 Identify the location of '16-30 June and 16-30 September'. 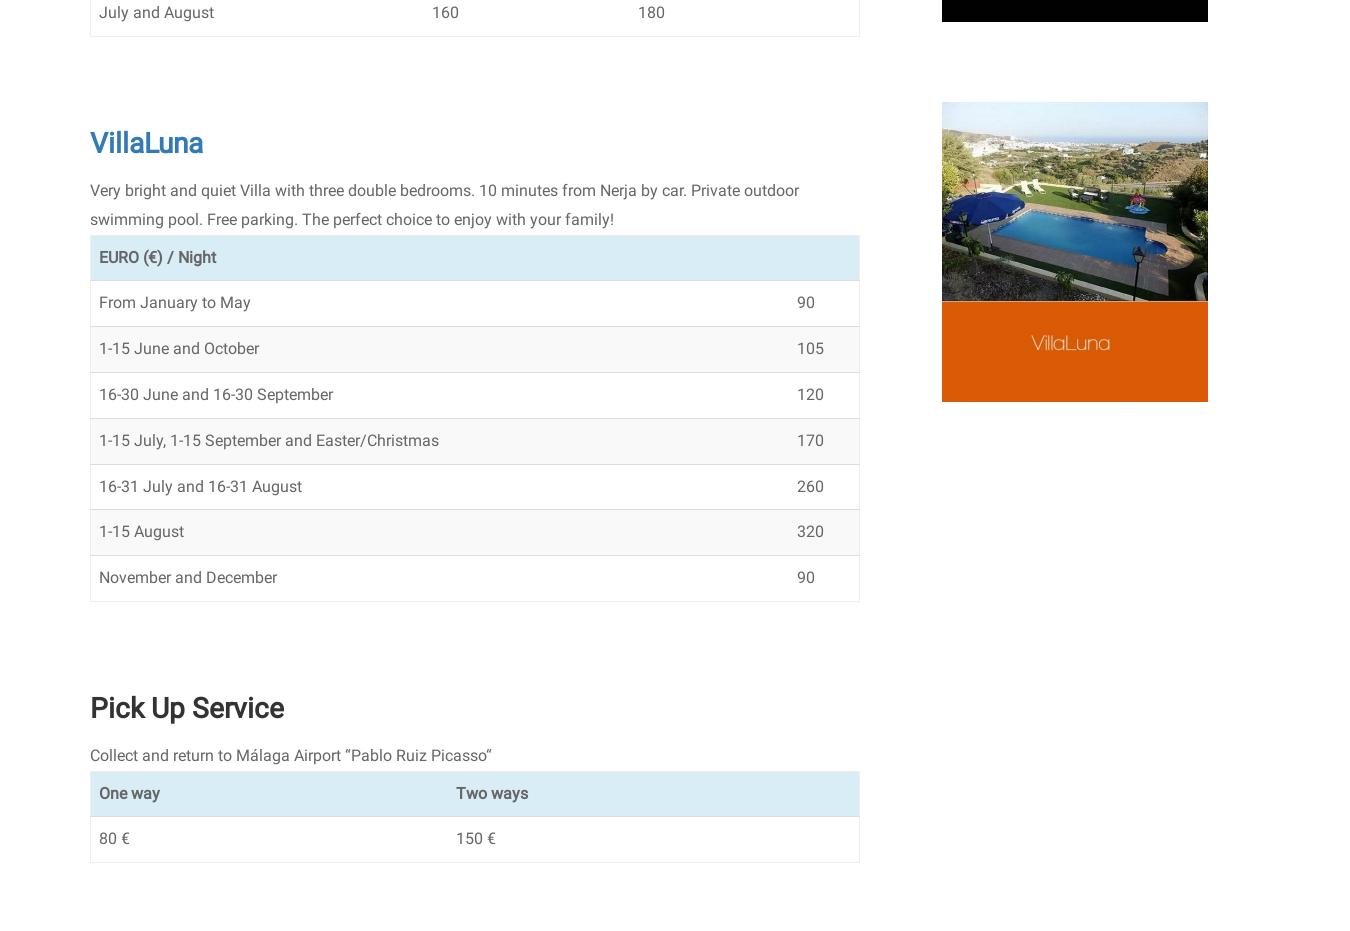
(216, 393).